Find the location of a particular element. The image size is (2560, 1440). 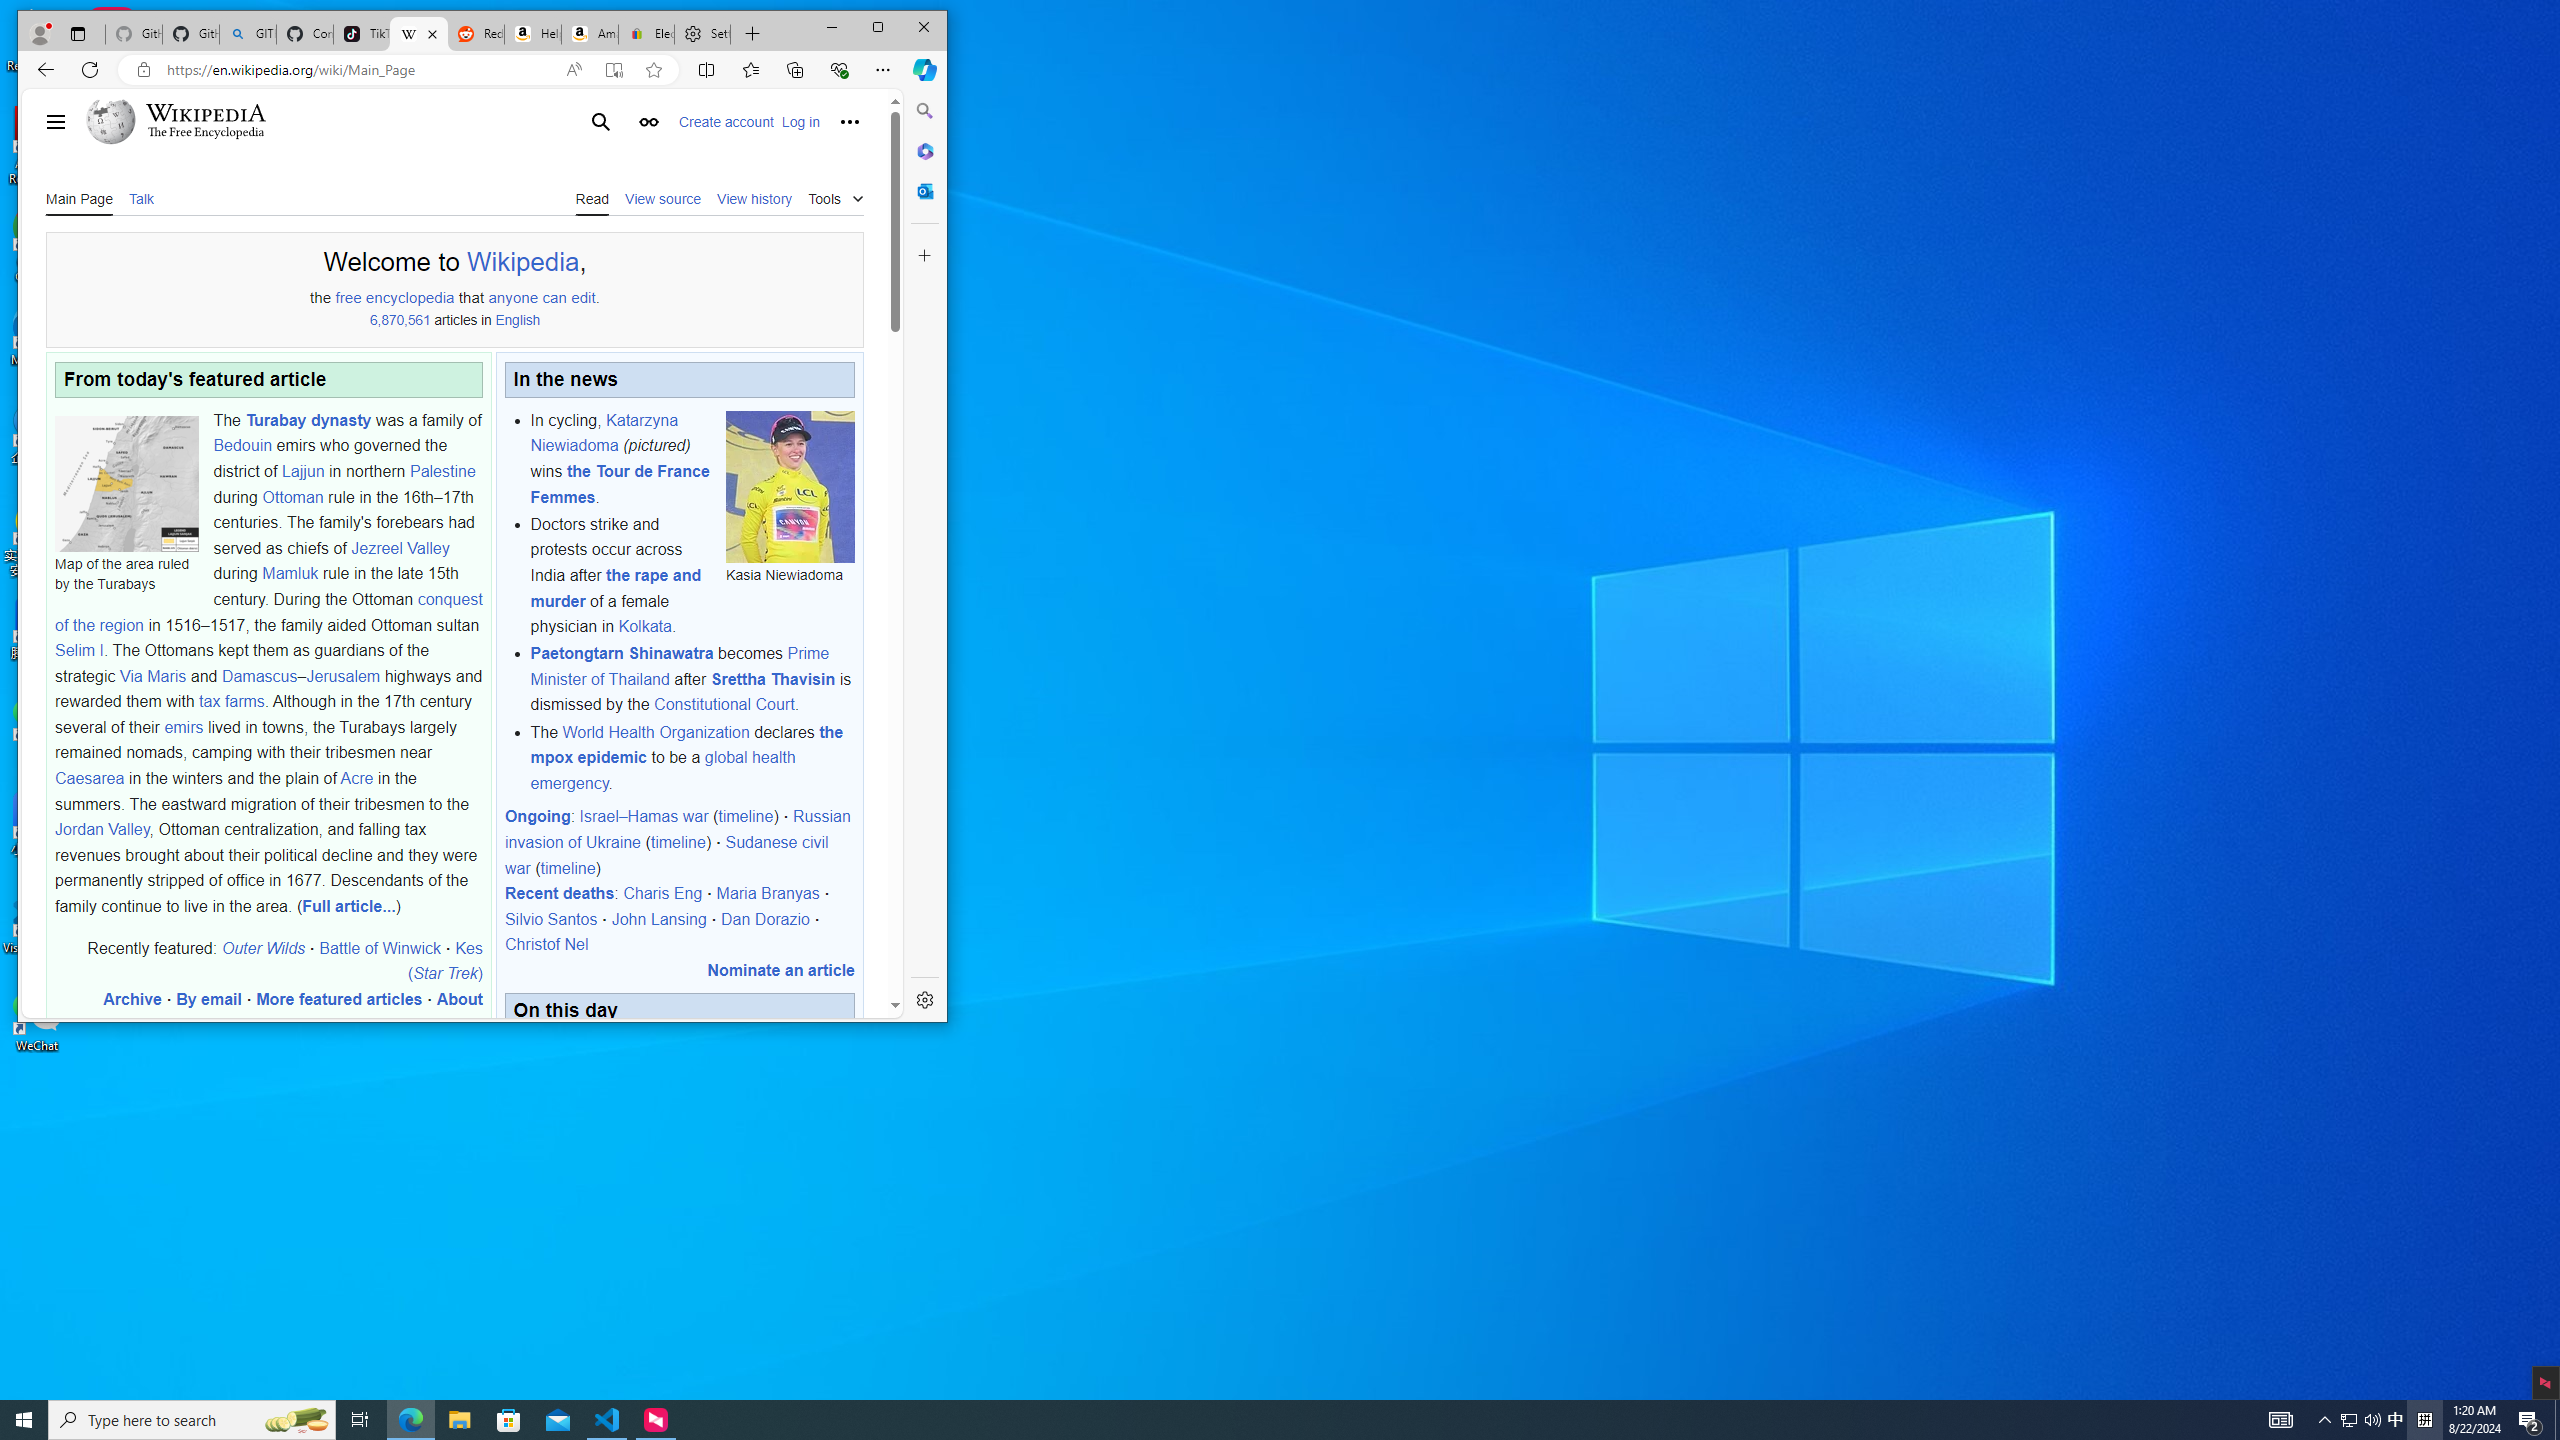

'Palestine' is located at coordinates (441, 470).